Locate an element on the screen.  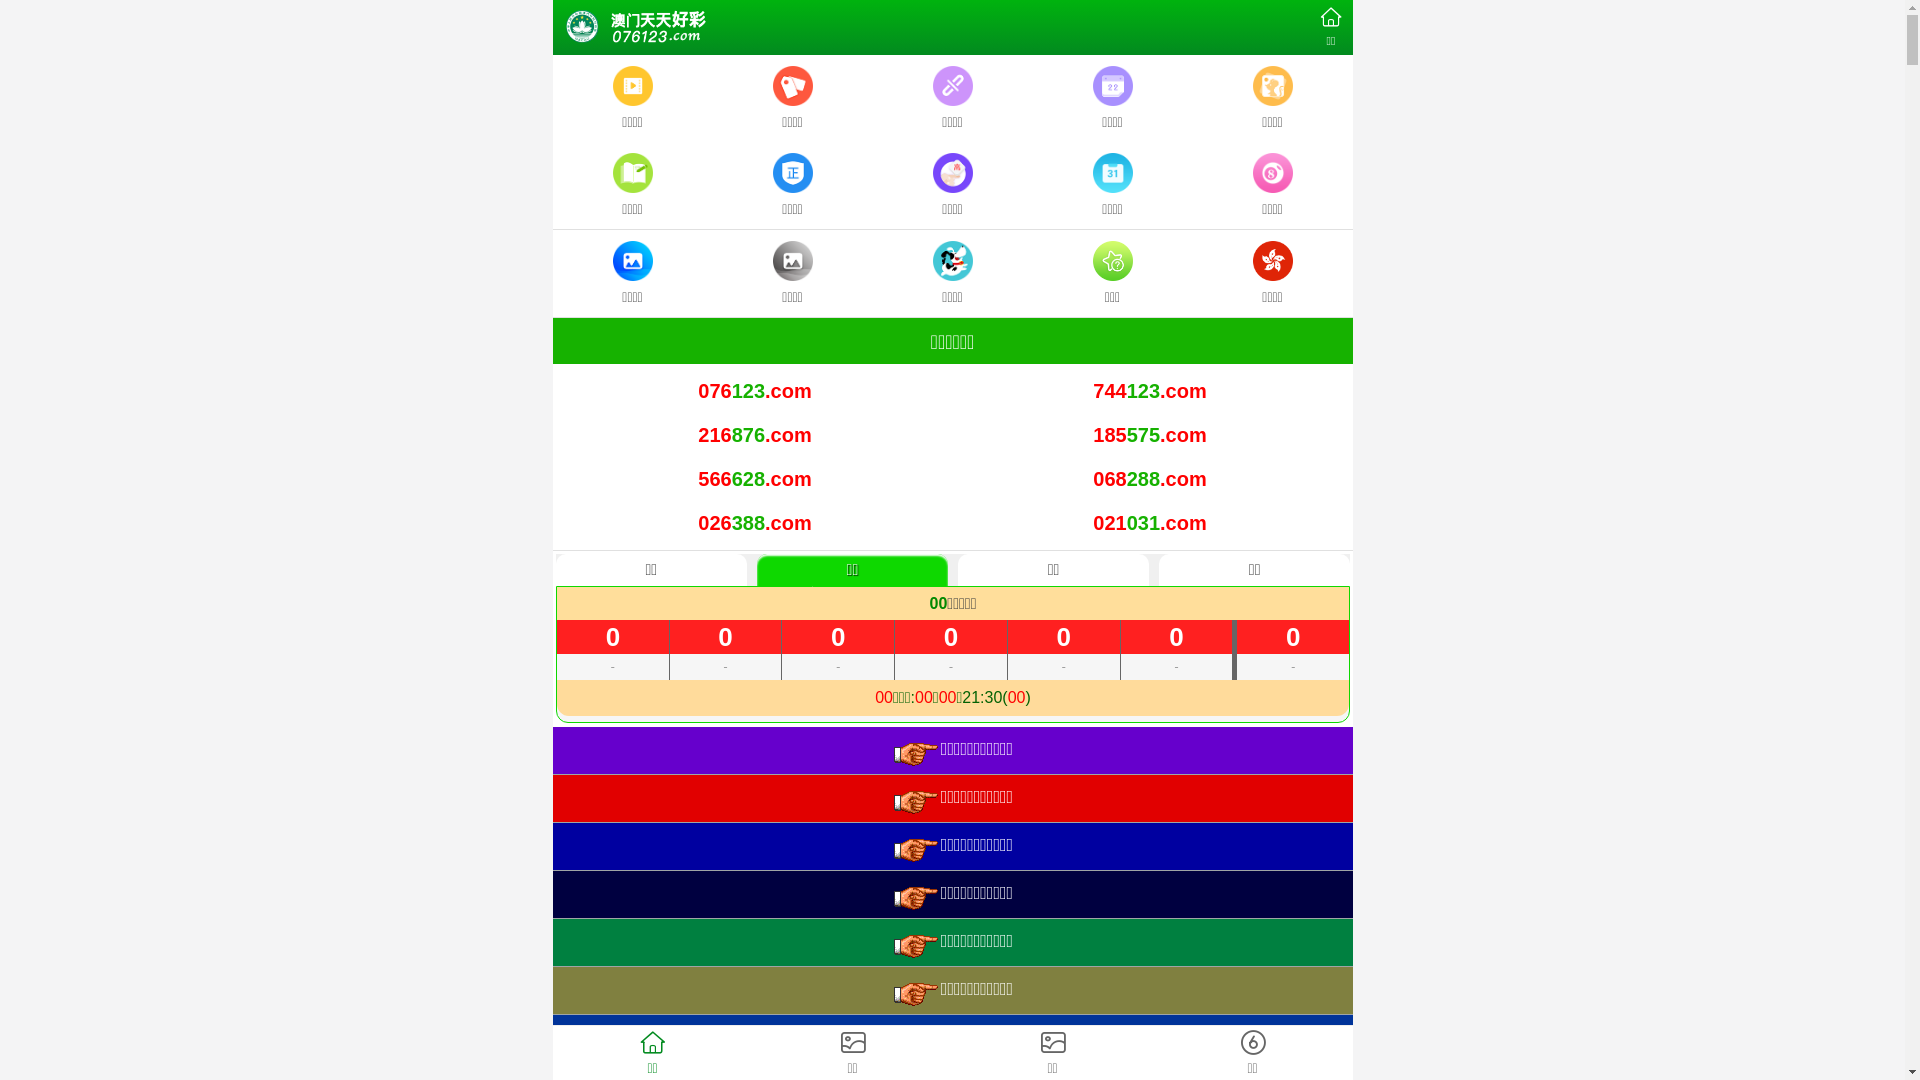
'076123.com' is located at coordinates (754, 392).